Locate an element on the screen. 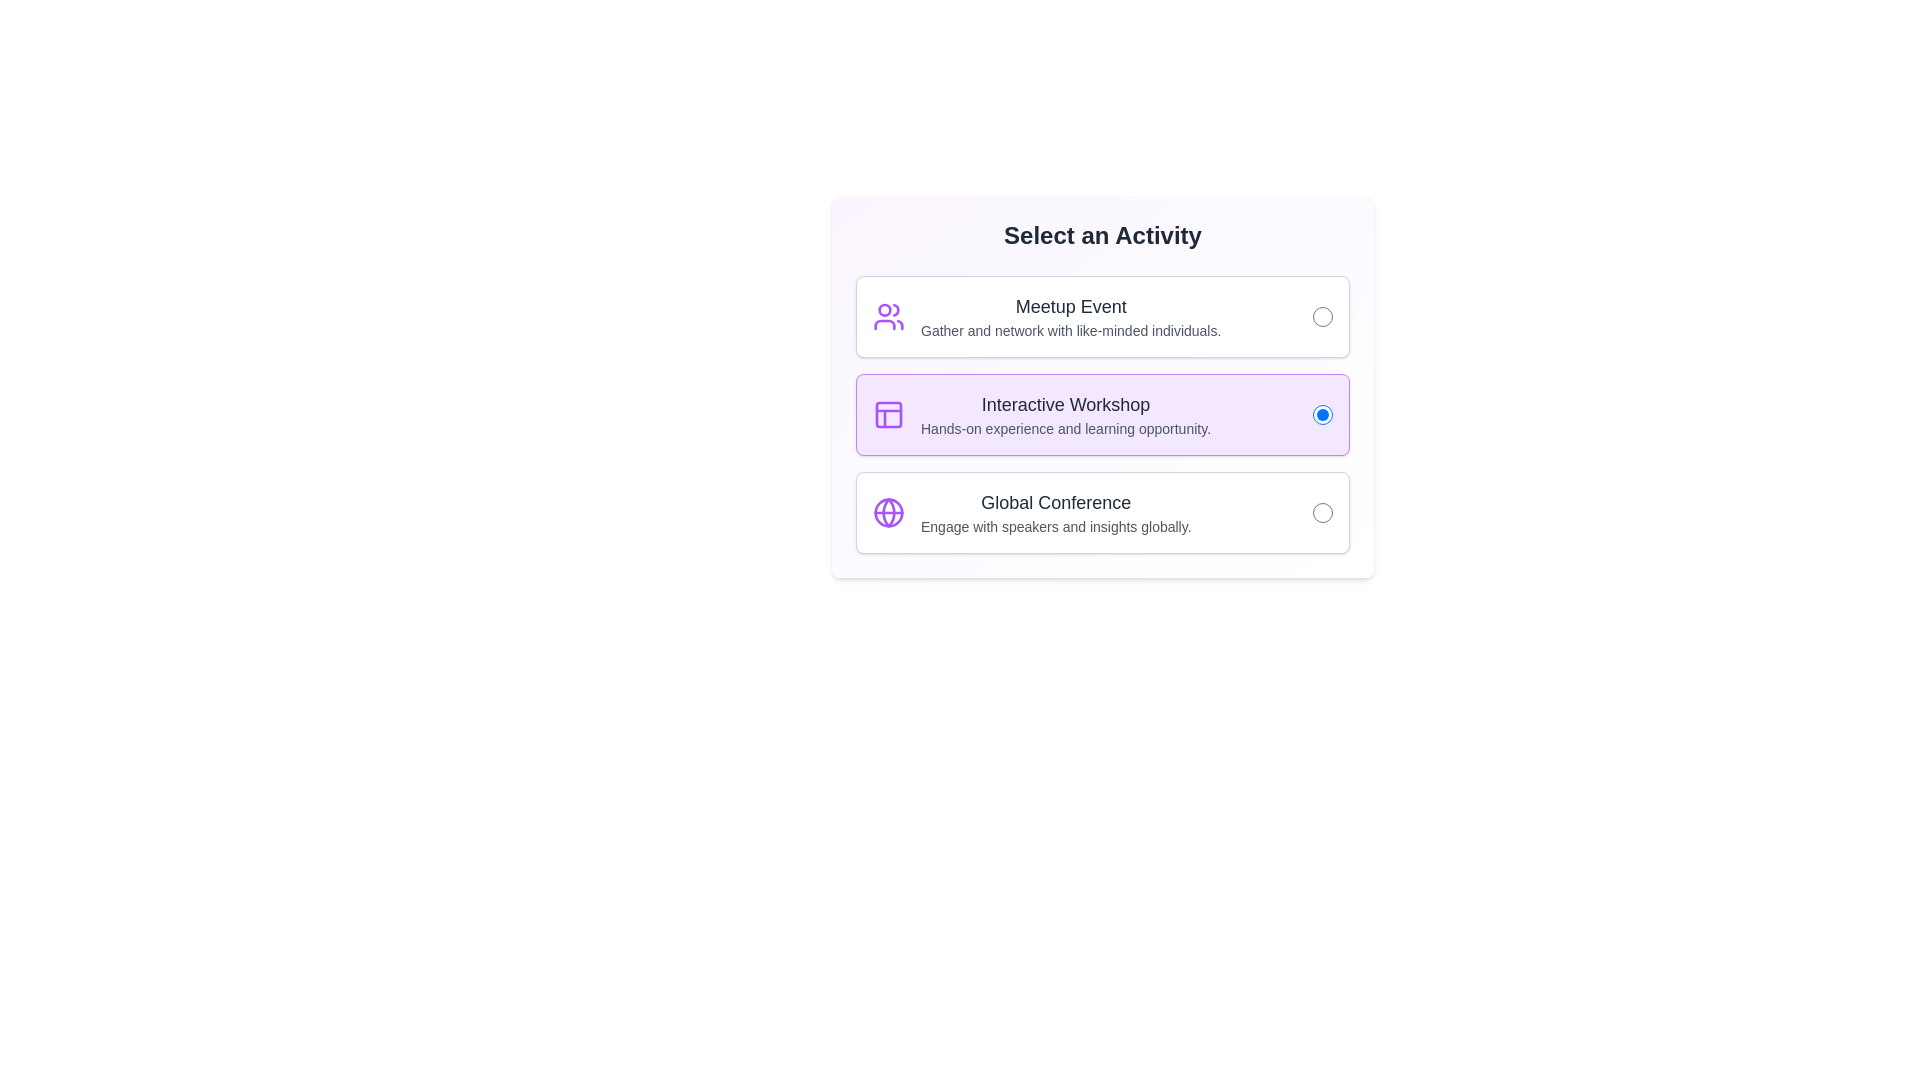 This screenshot has width=1920, height=1080. the selection item titled 'Global Conference', which features a globe icon on the left and a radio button on the right is located at coordinates (1102, 512).